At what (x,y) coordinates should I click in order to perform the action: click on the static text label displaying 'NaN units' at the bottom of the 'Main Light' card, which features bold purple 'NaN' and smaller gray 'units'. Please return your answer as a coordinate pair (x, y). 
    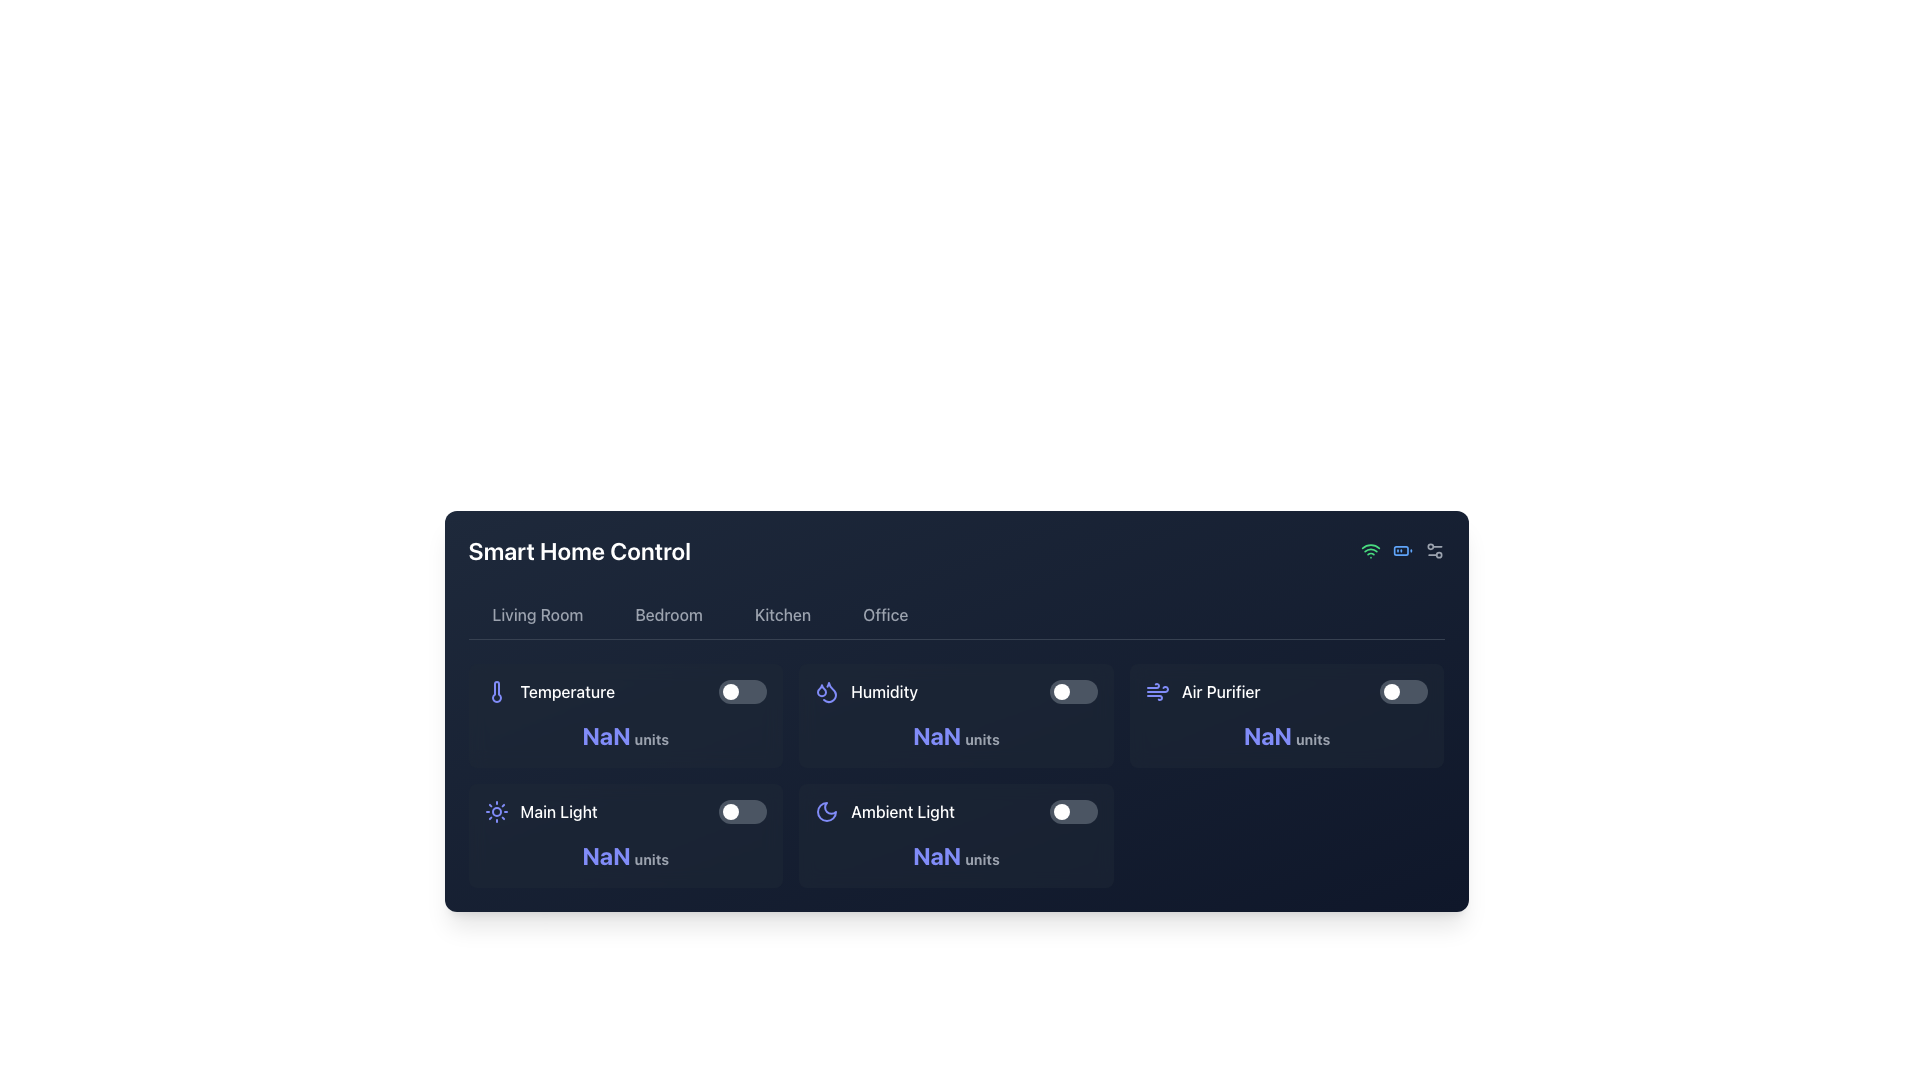
    Looking at the image, I should click on (624, 855).